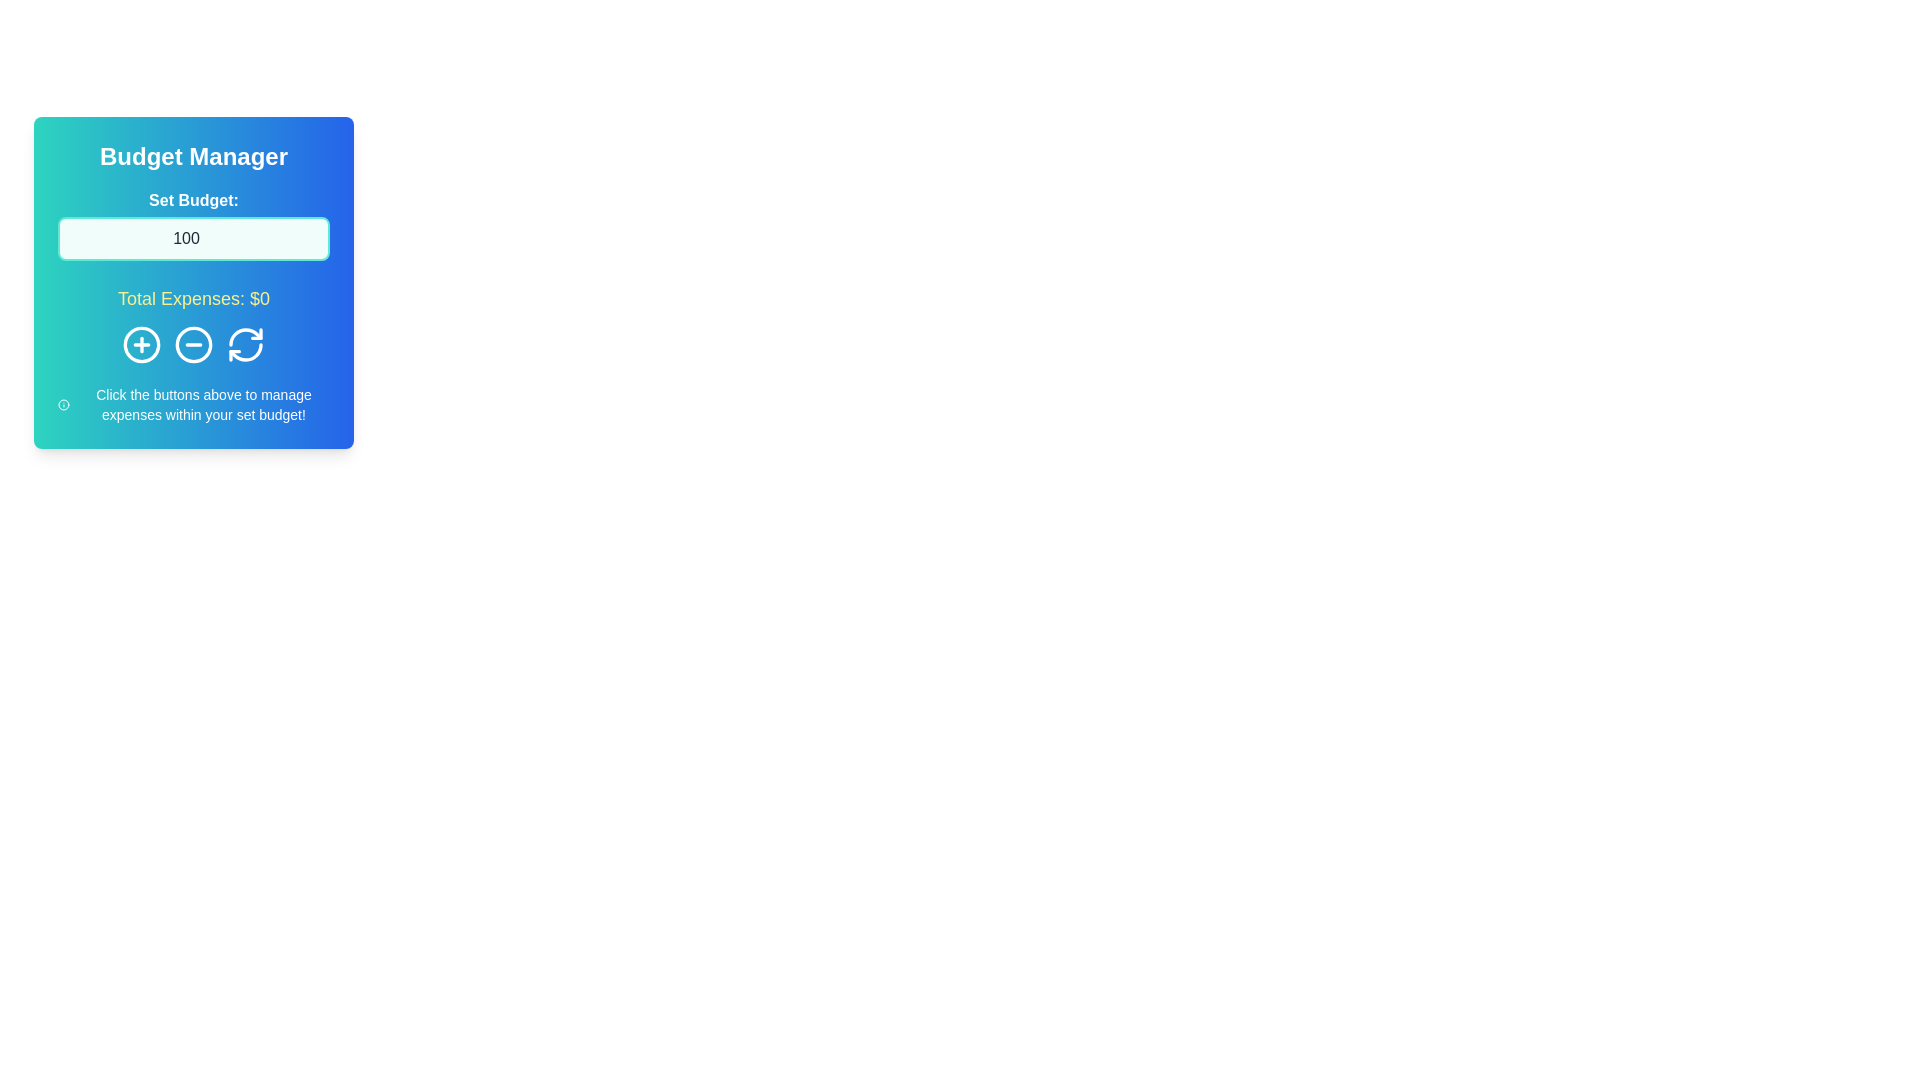  I want to click on the 'minus' icon button in the 'Budget Manager' card, which is the middle button in a trio of action buttons, so click(193, 343).